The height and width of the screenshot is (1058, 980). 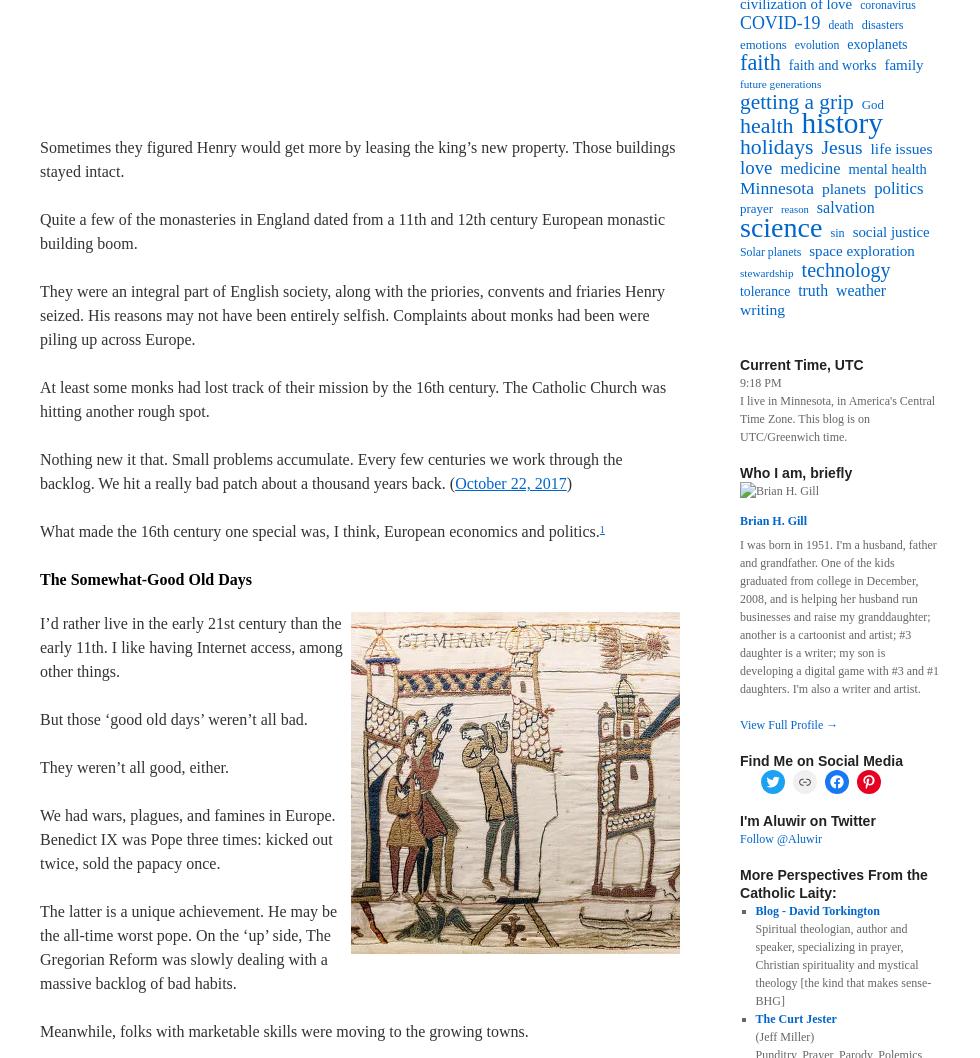 I want to click on 'We had wars, plagues, and famines in Europe. Benedict IX was Pope three times: kicked out twice, sold the papacy once.', so click(x=39, y=838).